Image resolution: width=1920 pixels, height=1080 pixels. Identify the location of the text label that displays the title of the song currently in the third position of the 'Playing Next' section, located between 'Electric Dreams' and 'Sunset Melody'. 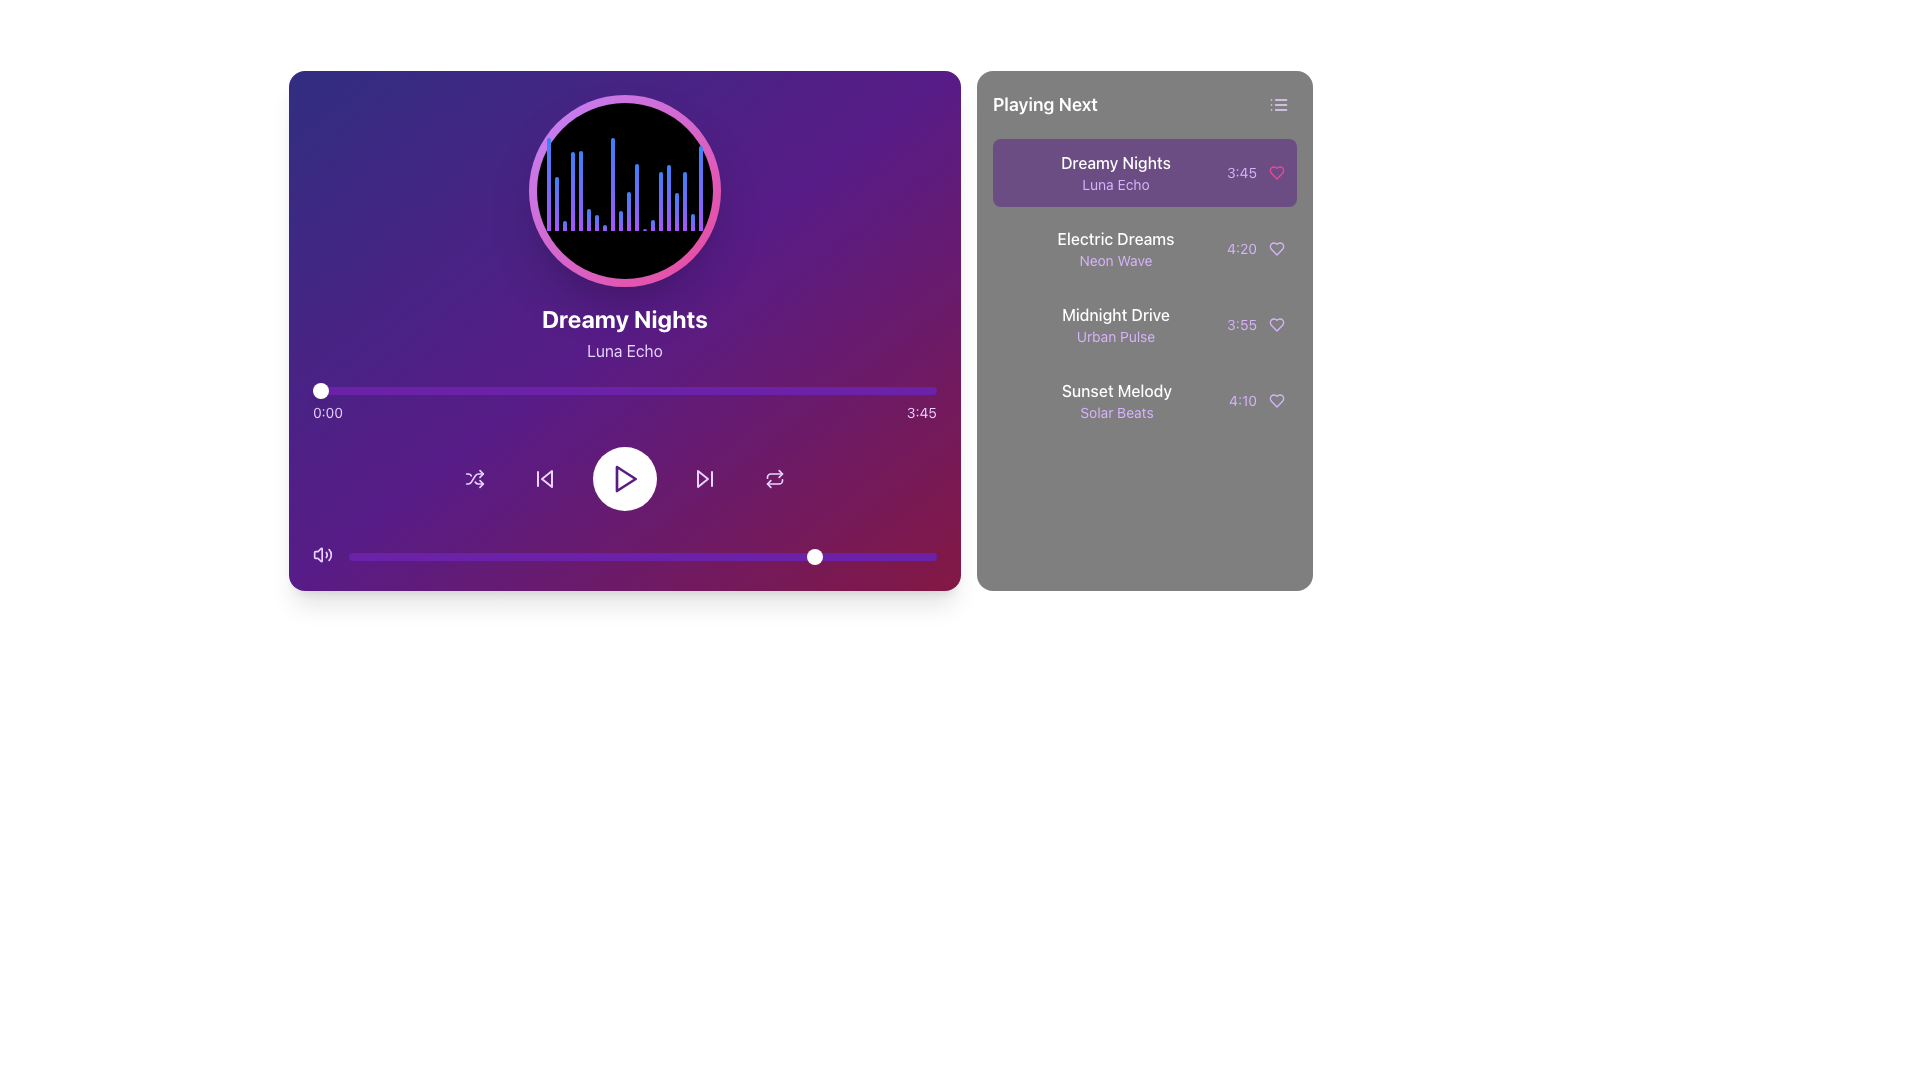
(1115, 315).